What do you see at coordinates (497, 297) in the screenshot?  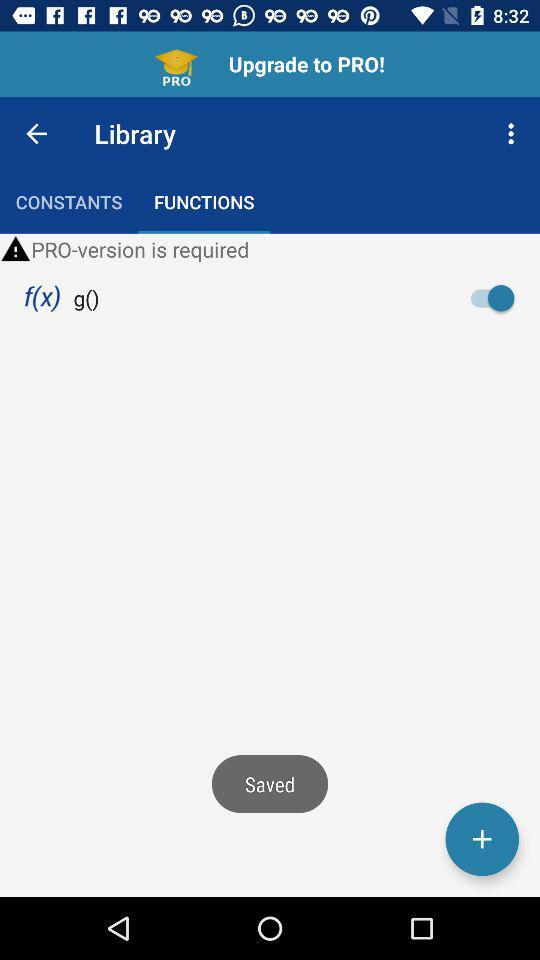 I see `the item below the pro version is` at bounding box center [497, 297].